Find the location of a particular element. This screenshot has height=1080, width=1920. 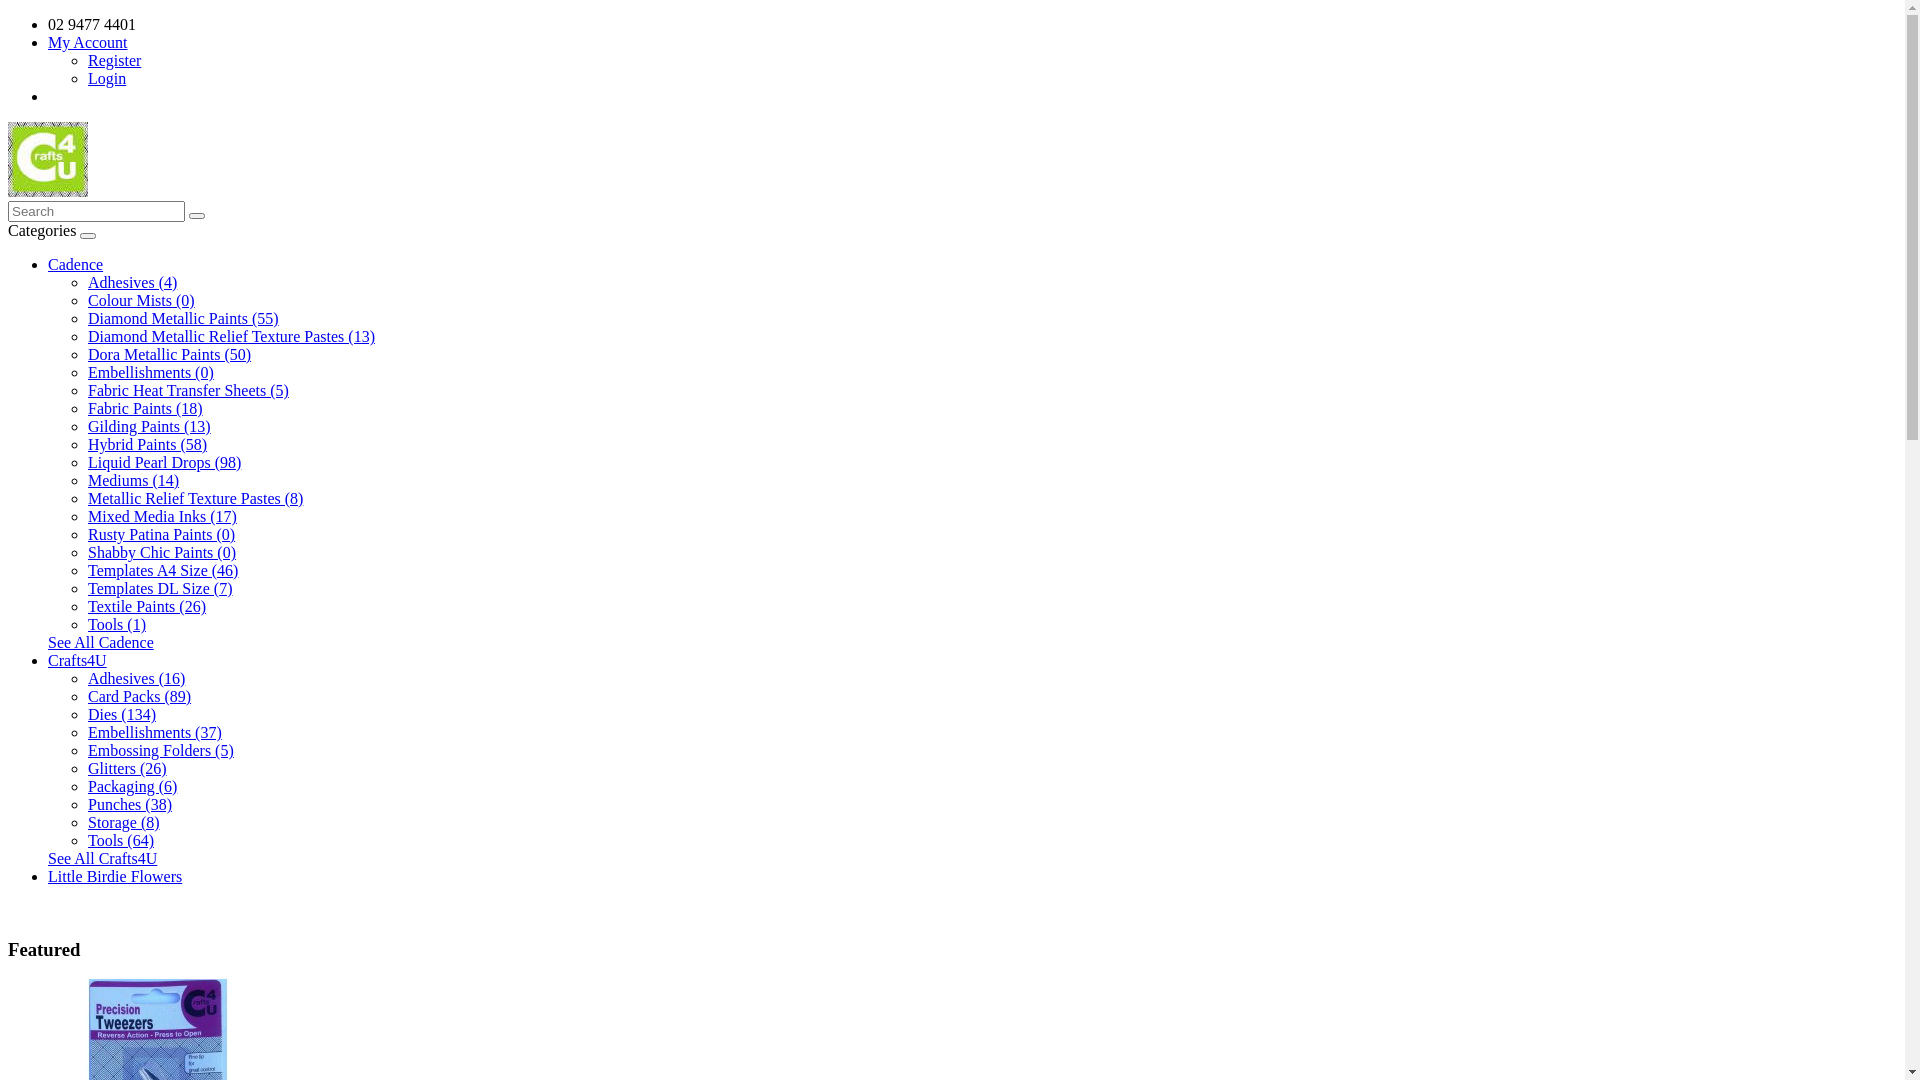

'Adhesives (4)' is located at coordinates (131, 282).